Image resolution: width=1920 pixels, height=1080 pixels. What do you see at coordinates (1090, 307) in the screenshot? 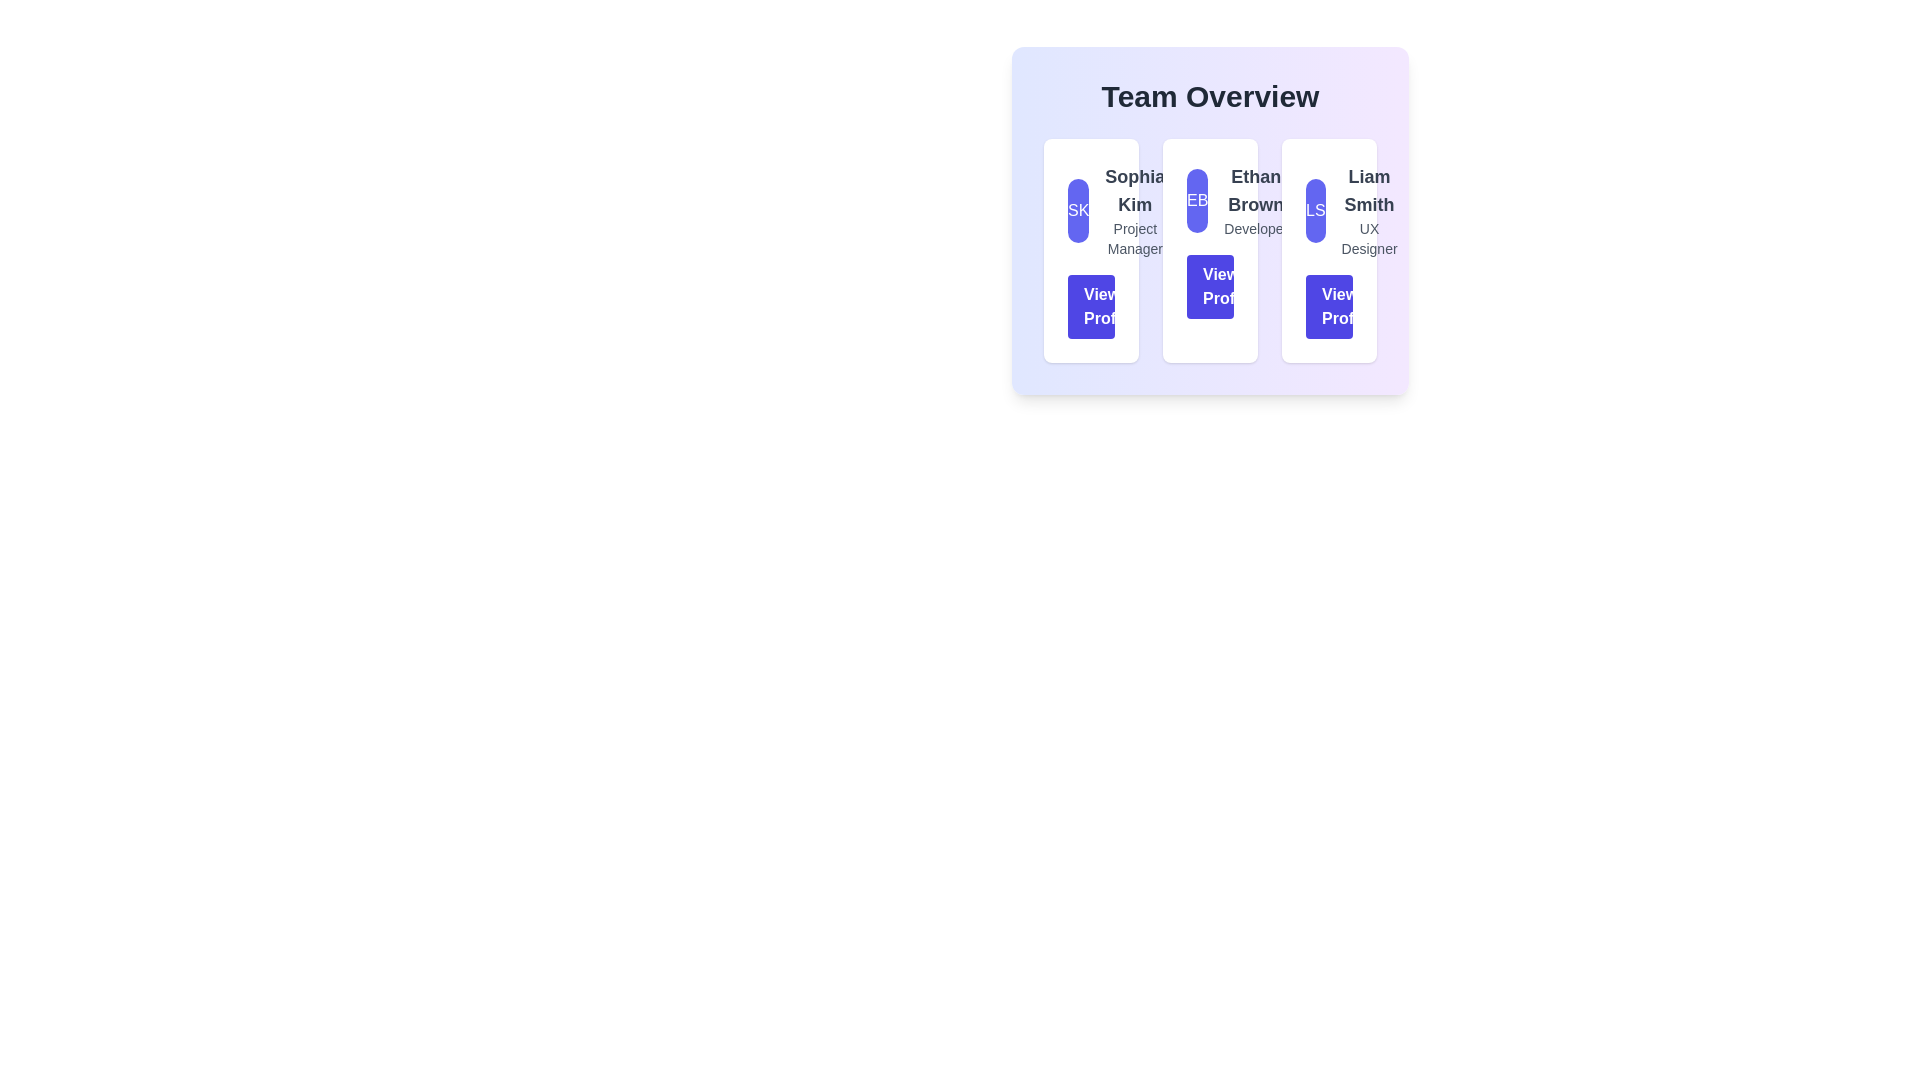
I see `the navigation button for viewing the profile of 'Sophia Kim' for accessibility purposes` at bounding box center [1090, 307].